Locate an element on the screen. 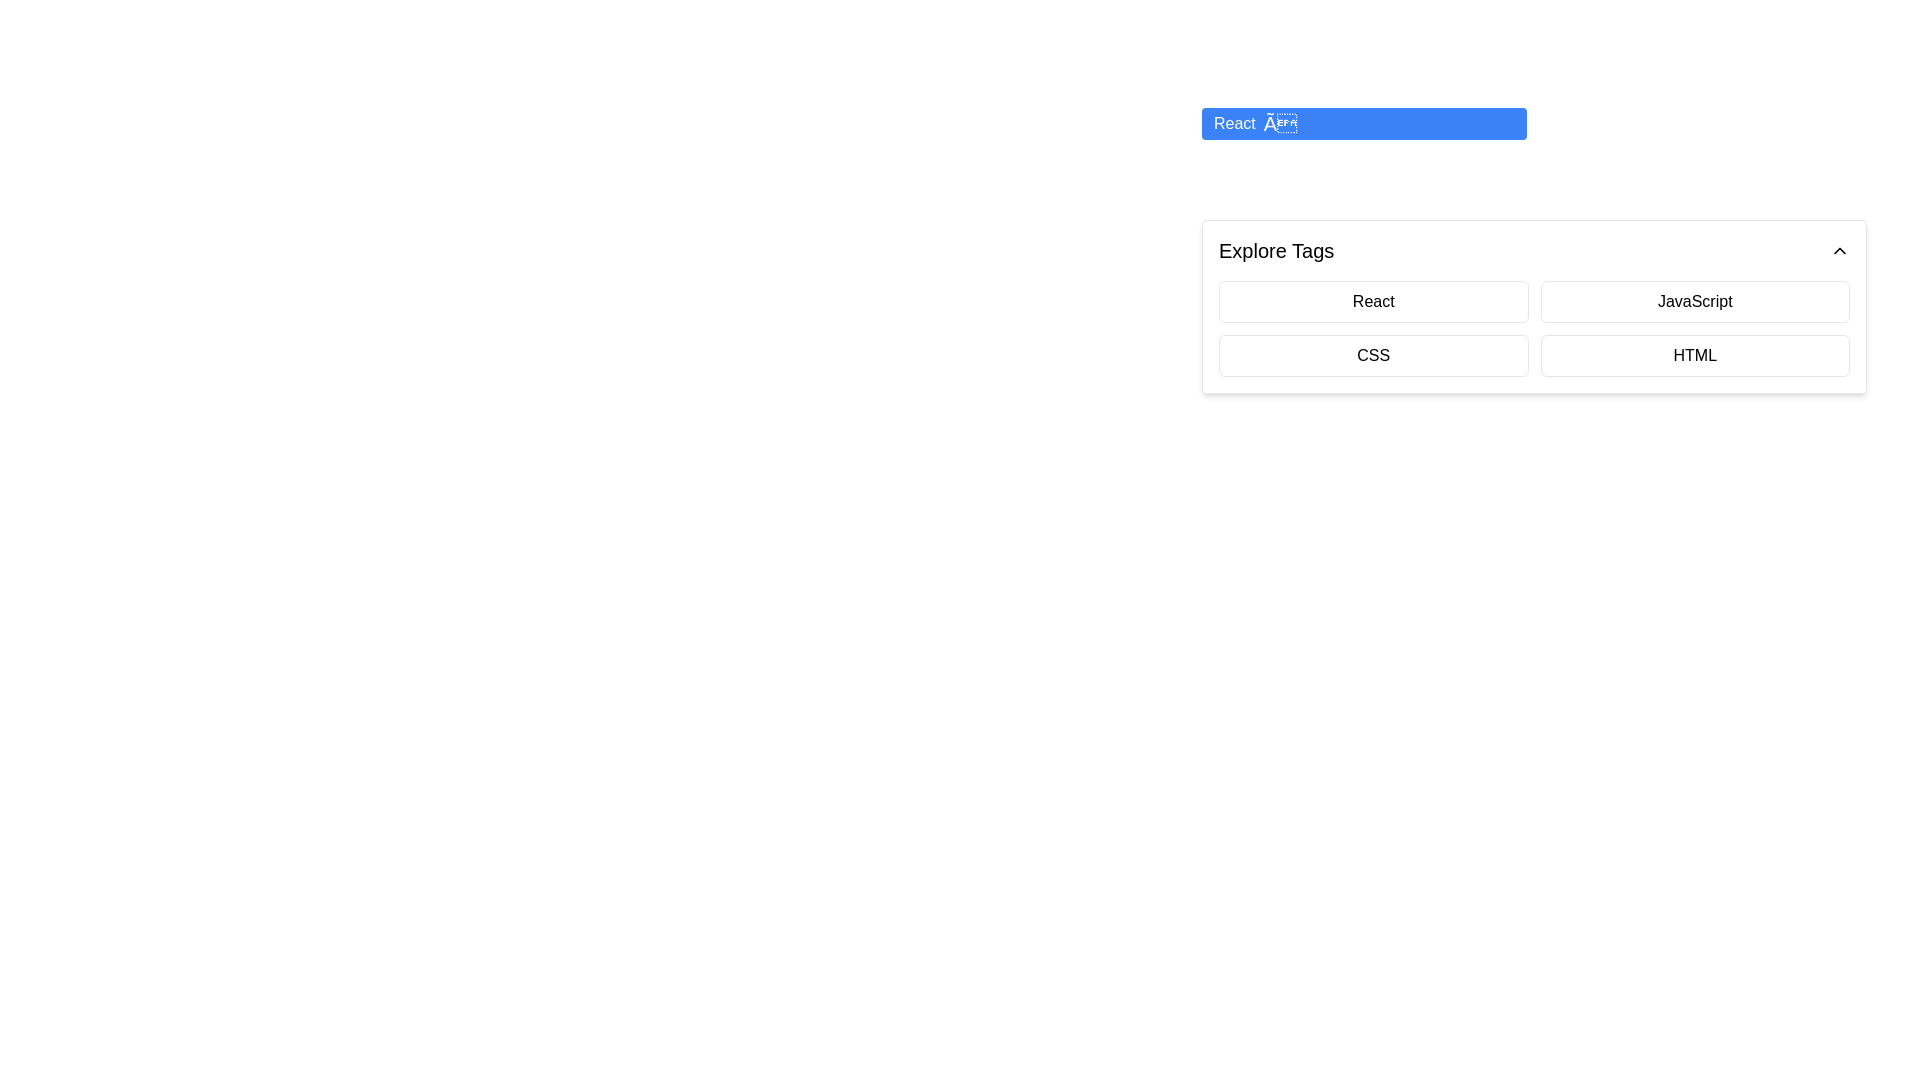 The image size is (1920, 1080). the tag selection component located is located at coordinates (1533, 307).